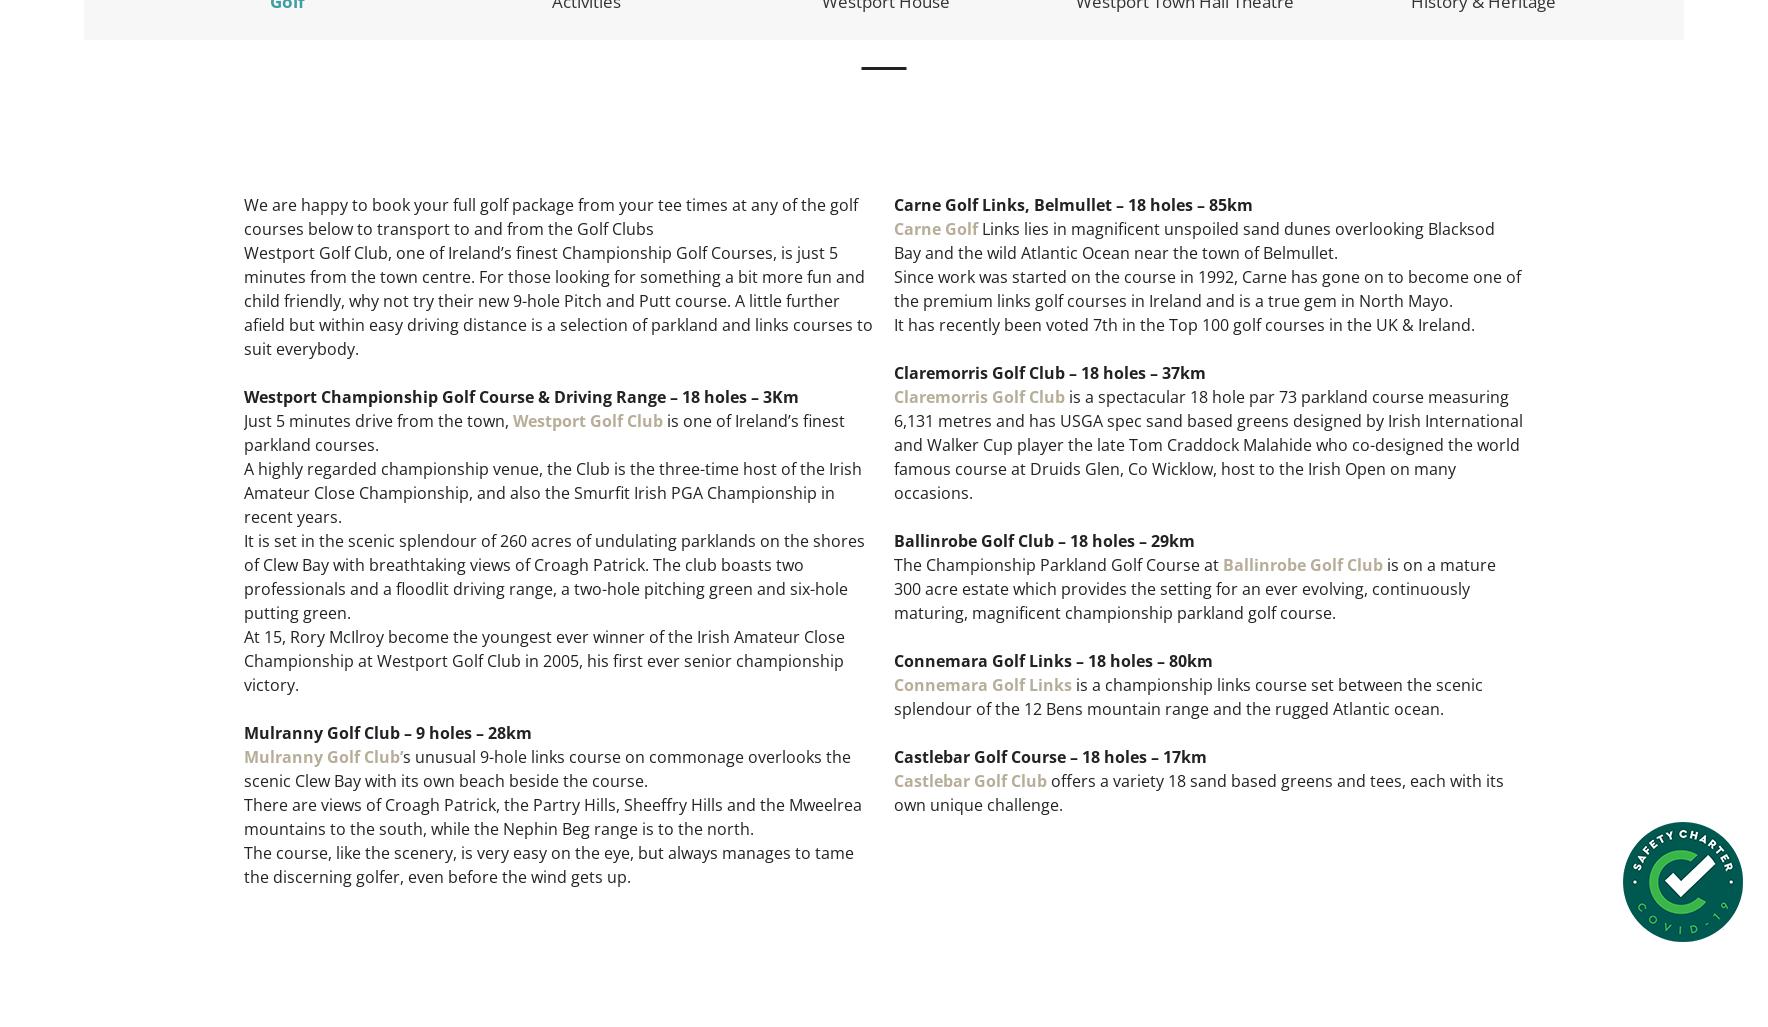 This screenshot has height=1027, width=1768. I want to click on 'Ballinrobe Golf Club – 18 holes – 29km', so click(1043, 540).